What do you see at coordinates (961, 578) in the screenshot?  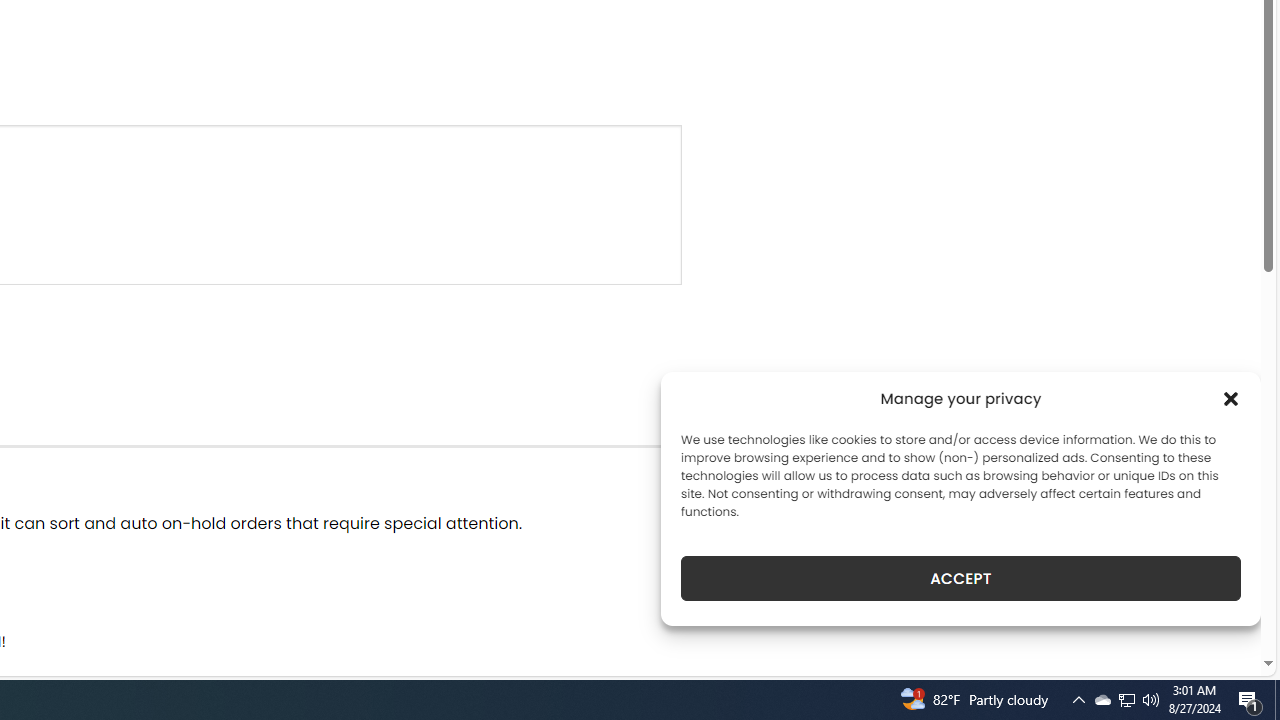 I see `'ACCEPT'` at bounding box center [961, 578].